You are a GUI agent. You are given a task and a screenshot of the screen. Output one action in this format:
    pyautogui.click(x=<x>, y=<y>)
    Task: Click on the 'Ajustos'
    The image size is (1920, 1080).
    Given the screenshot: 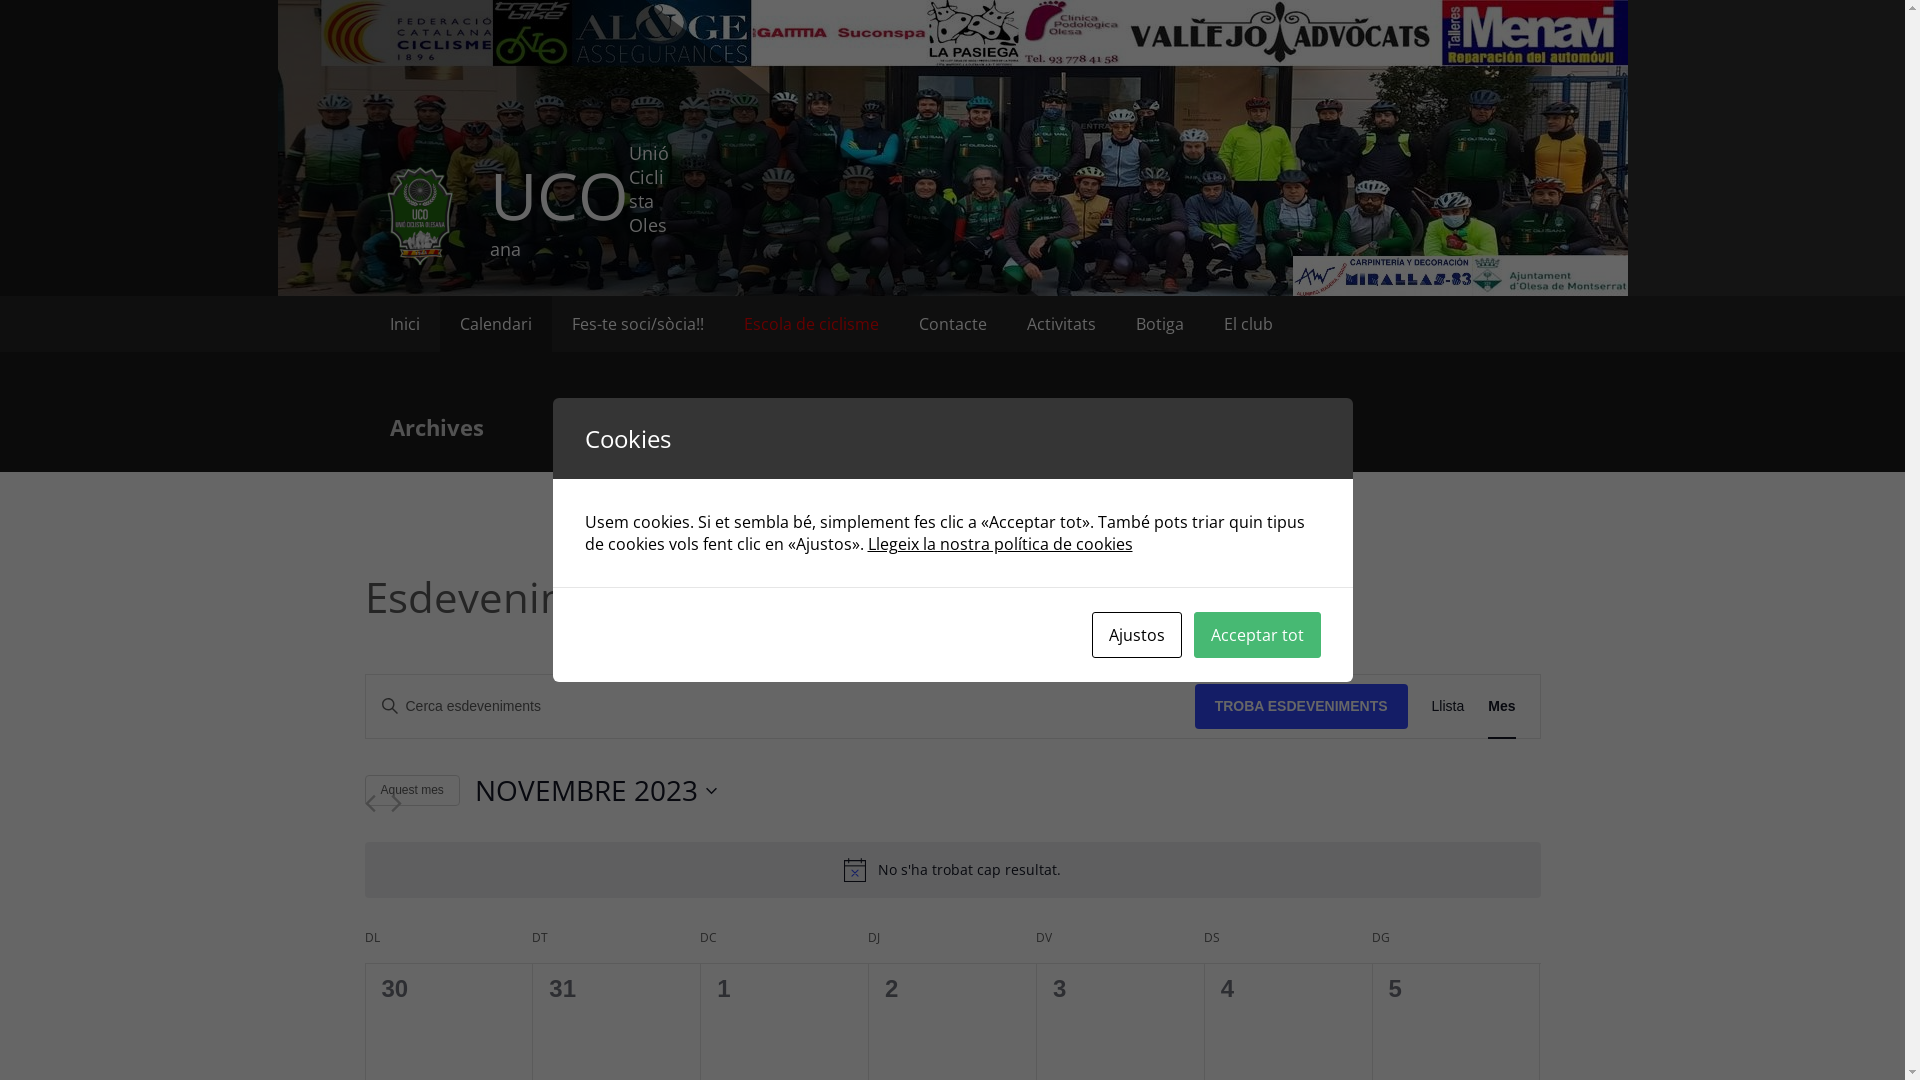 What is the action you would take?
    pyautogui.click(x=1090, y=635)
    